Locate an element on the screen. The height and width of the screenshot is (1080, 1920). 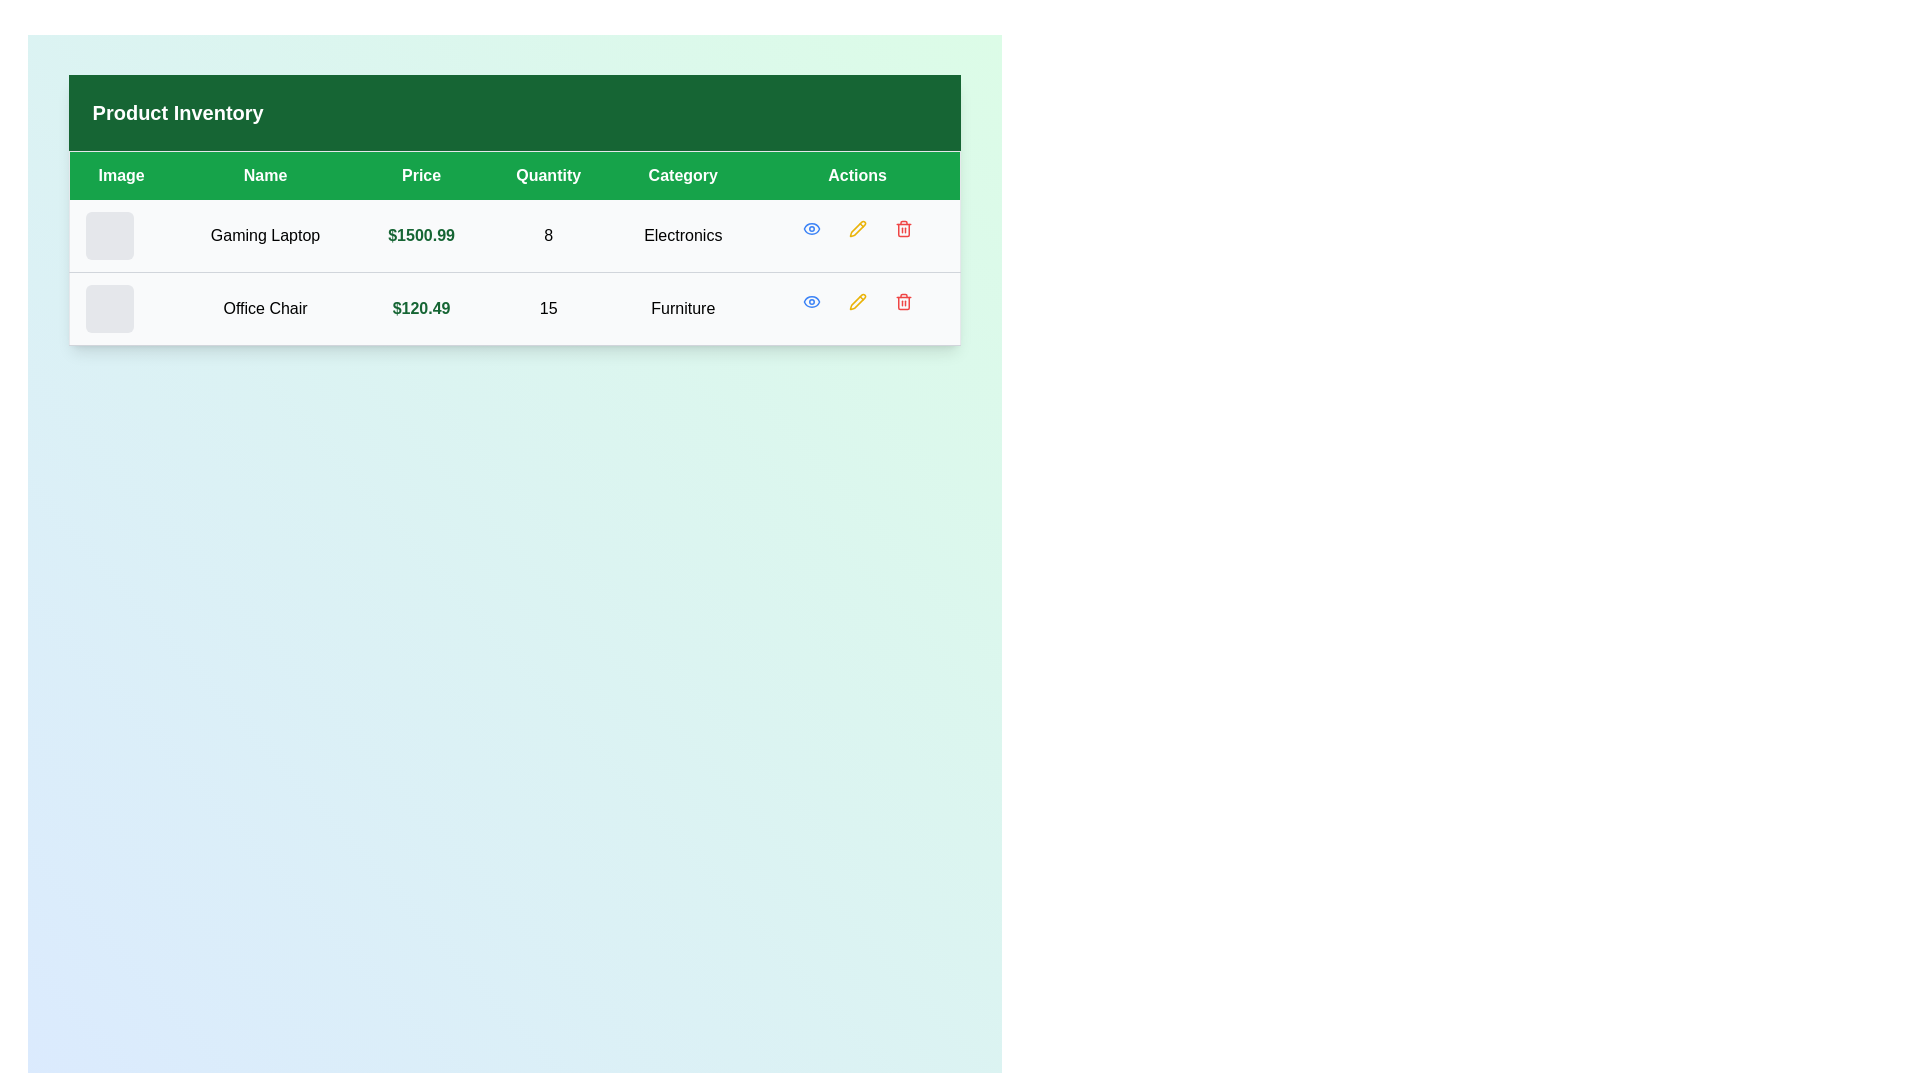
the text label displaying '15' in the 'Quantity' column of the table for 'Office Chair', which is styled as plain text in a white cell is located at coordinates (548, 308).